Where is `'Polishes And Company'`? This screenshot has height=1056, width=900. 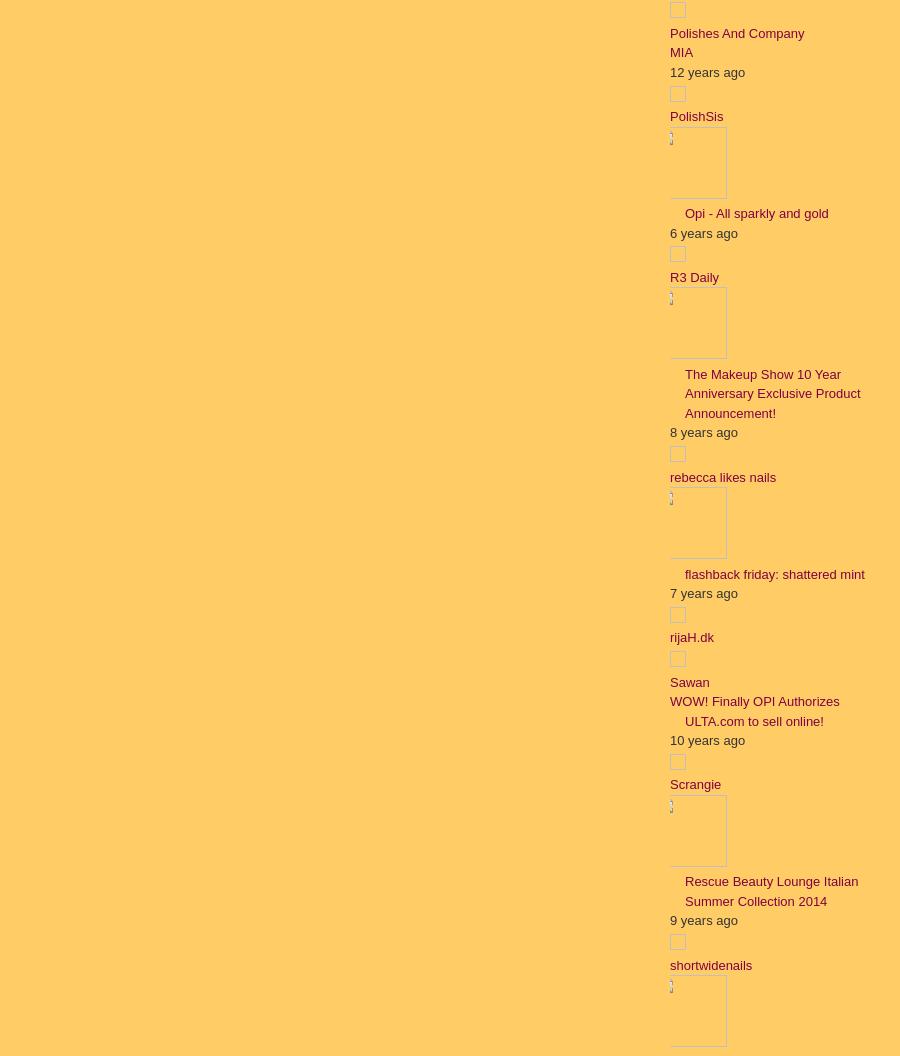
'Polishes And Company' is located at coordinates (736, 32).